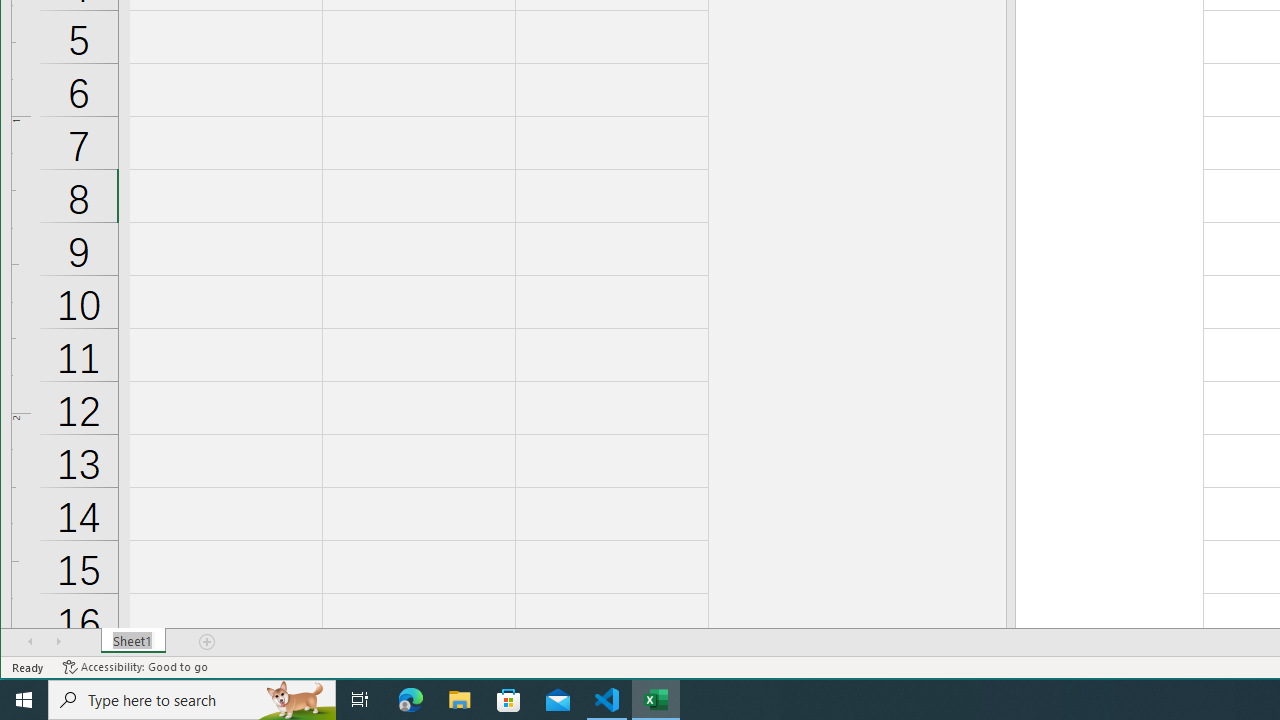 The image size is (1280, 720). I want to click on 'Start', so click(24, 698).